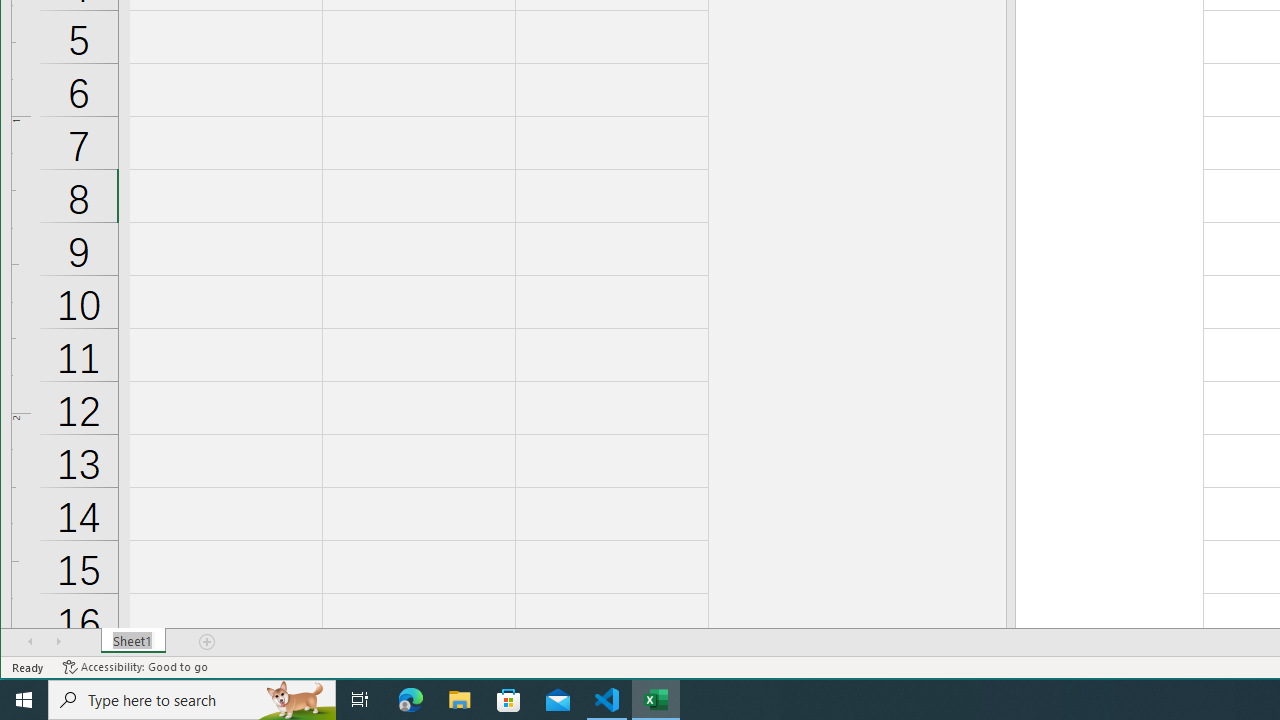 The image size is (1280, 720). I want to click on 'Start', so click(24, 698).